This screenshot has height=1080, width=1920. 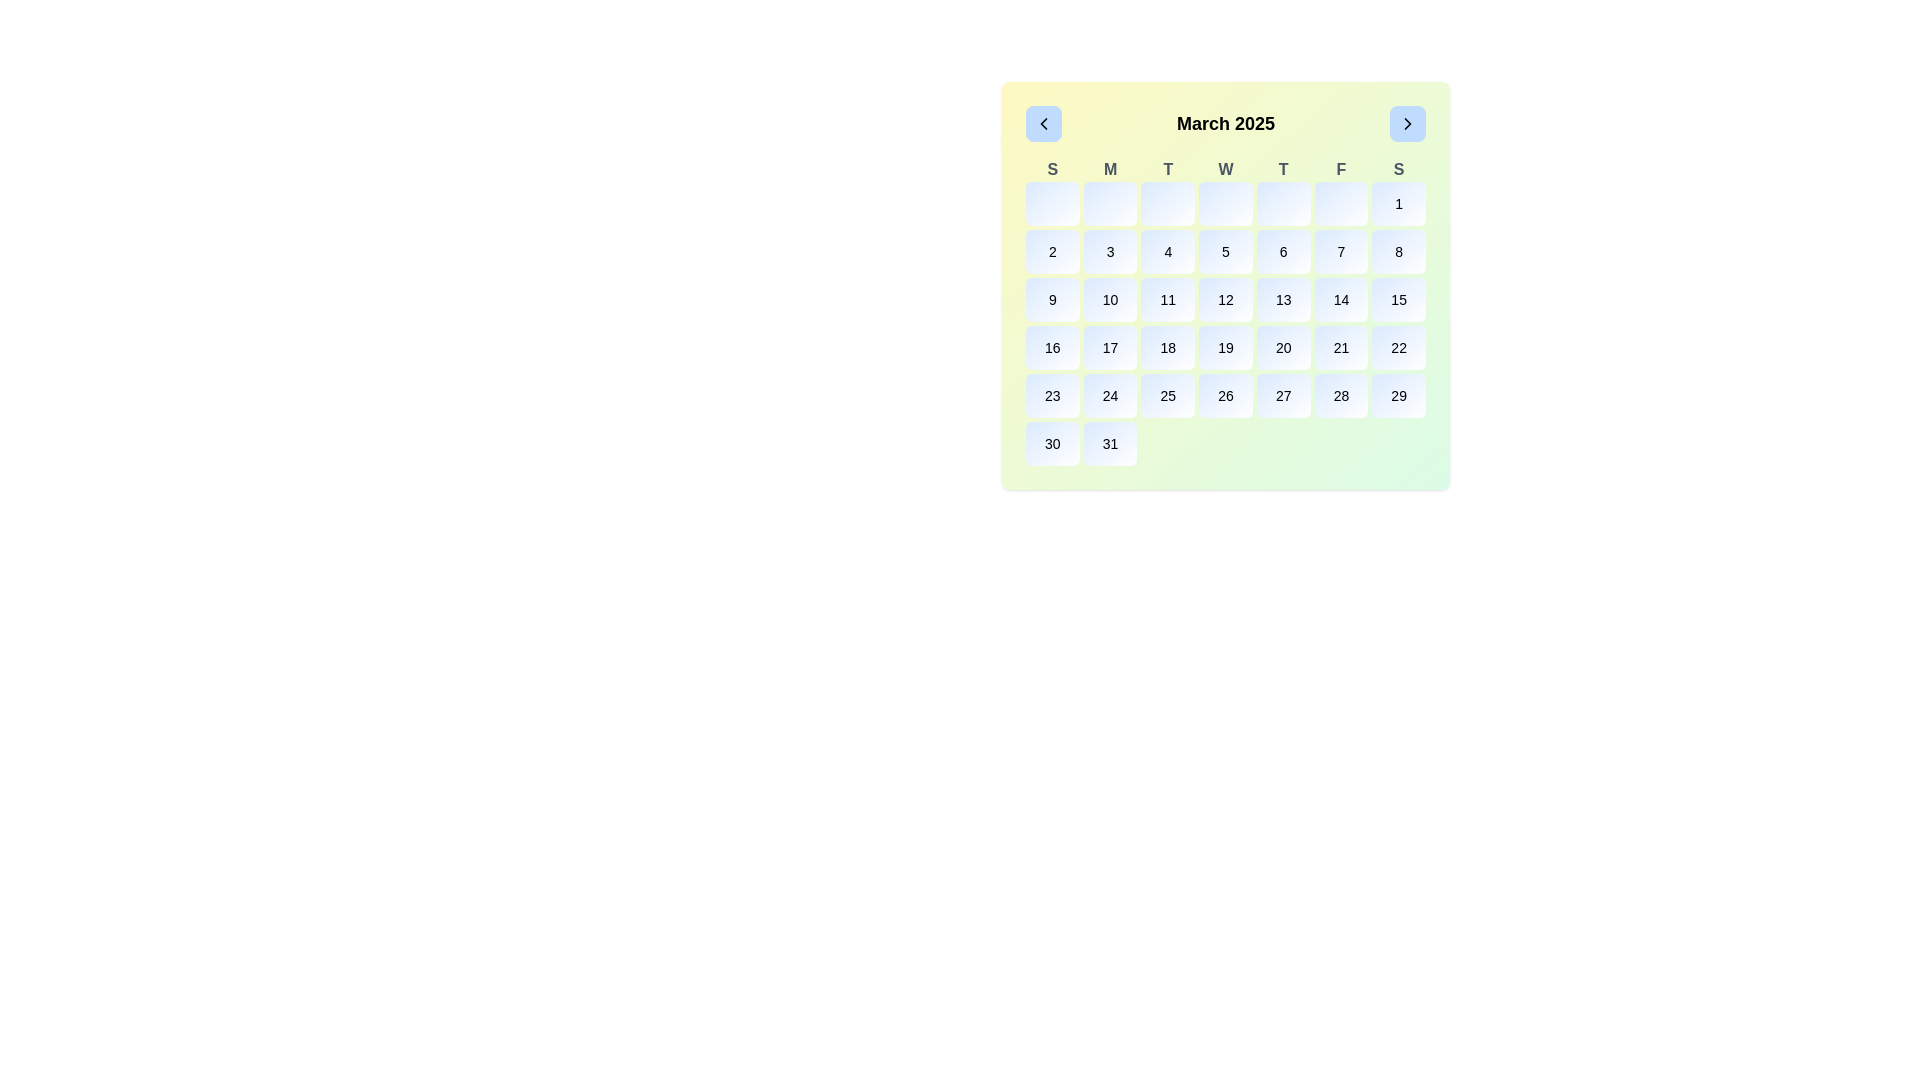 What do you see at coordinates (1051, 442) in the screenshot?
I see `the button representing the 30th day in the calendar interface` at bounding box center [1051, 442].